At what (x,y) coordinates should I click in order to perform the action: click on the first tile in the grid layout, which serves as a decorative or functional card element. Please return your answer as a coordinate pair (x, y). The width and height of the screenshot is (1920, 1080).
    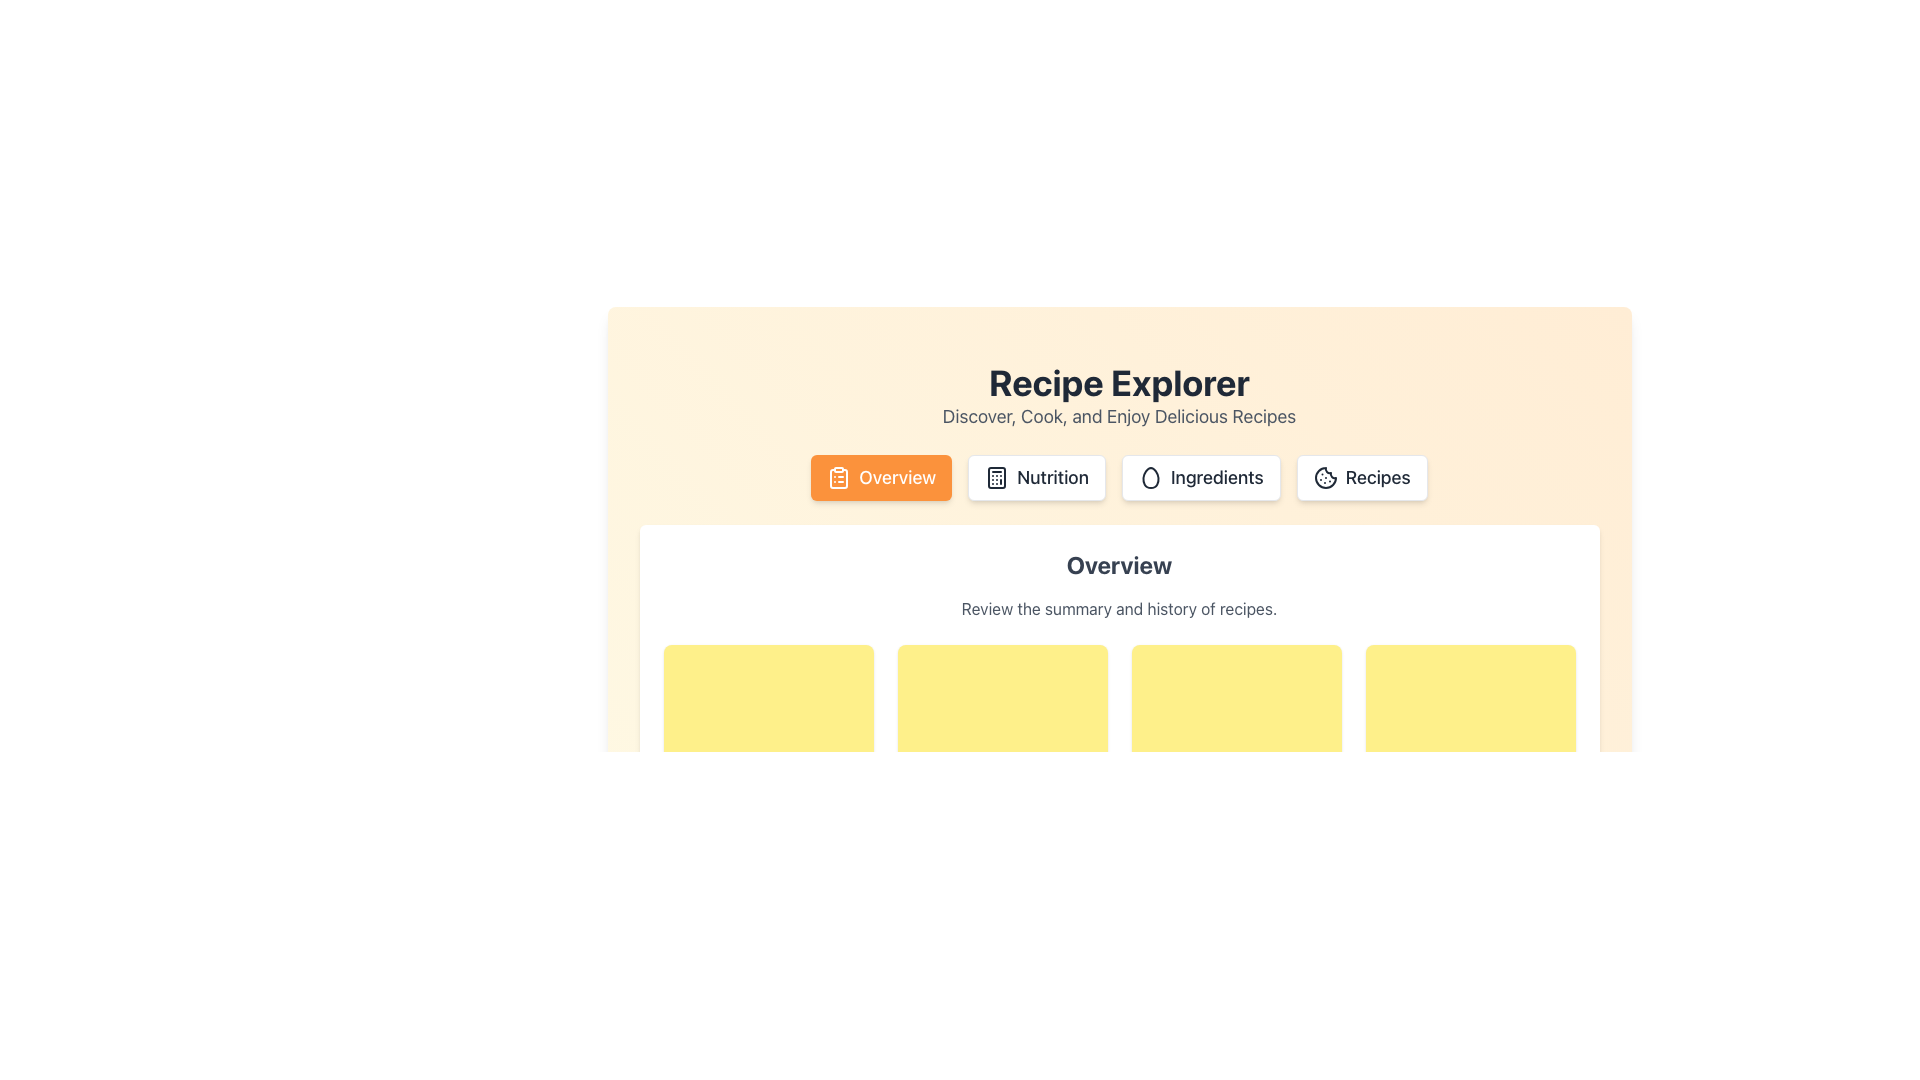
    Looking at the image, I should click on (767, 749).